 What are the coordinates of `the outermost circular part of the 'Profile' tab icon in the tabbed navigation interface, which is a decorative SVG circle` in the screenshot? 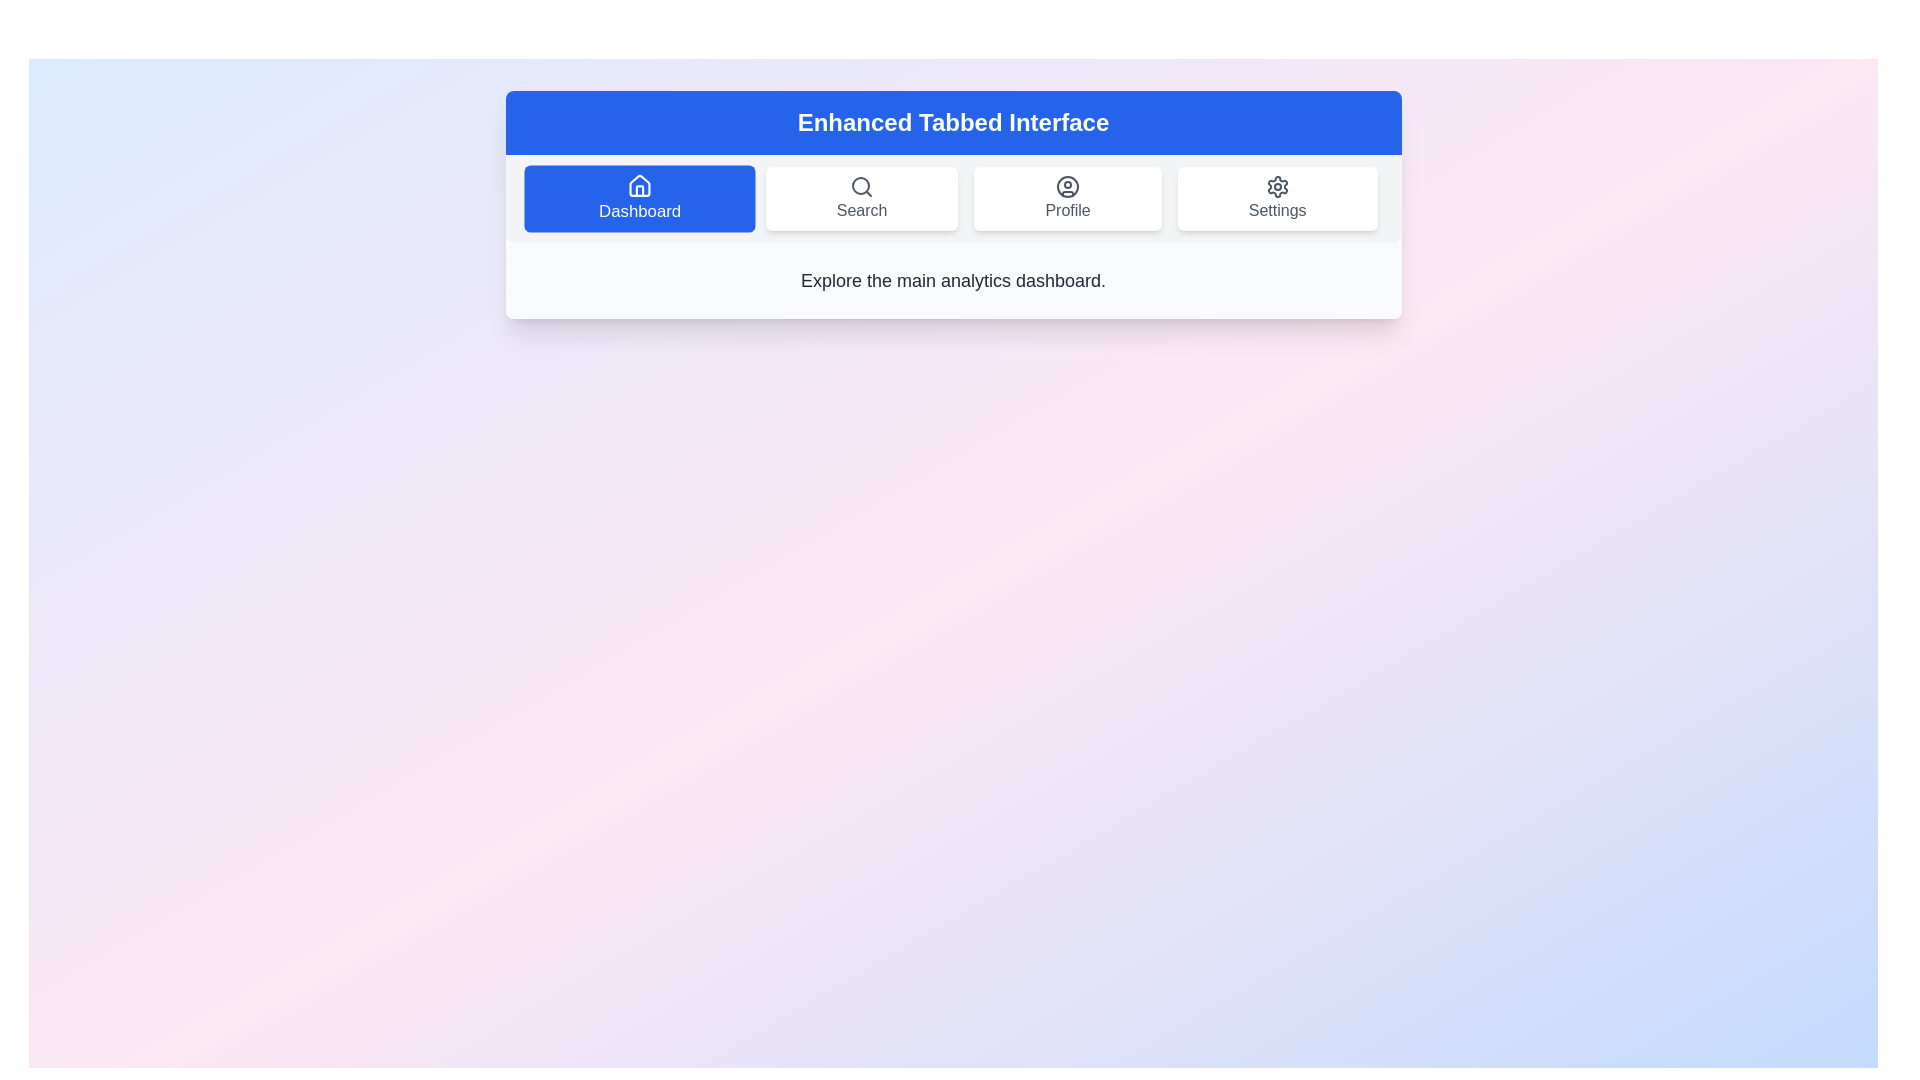 It's located at (1067, 186).